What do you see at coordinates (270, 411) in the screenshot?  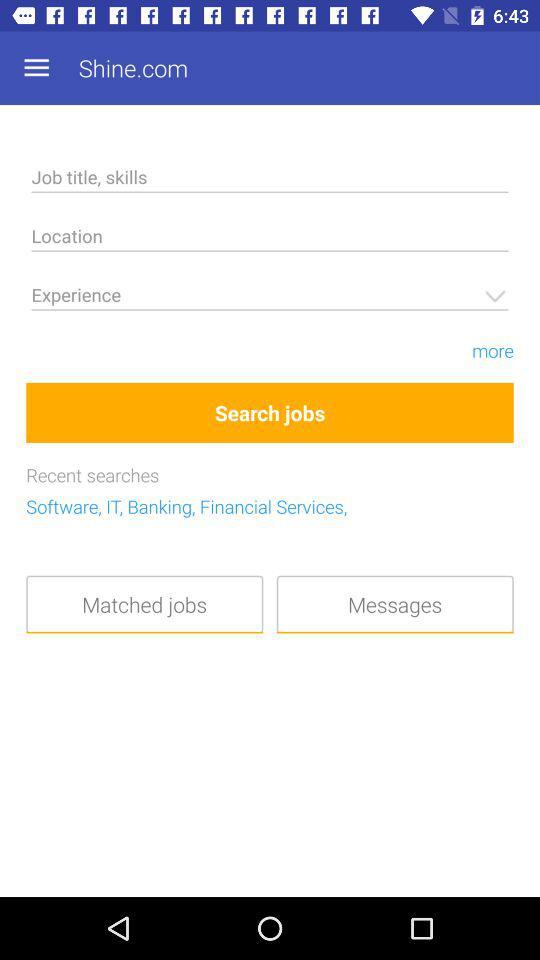 I see `the search jobs option` at bounding box center [270, 411].